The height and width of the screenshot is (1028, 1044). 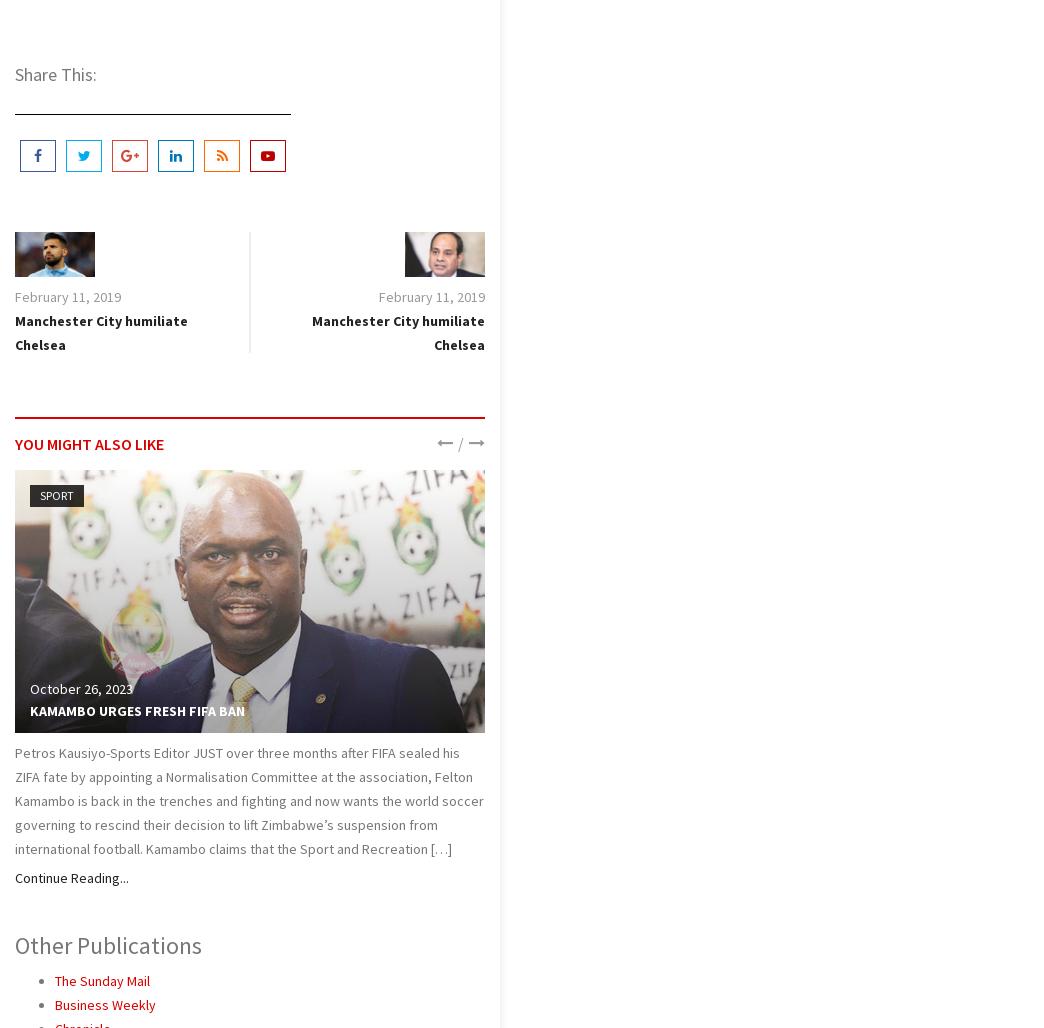 I want to click on '/', so click(x=458, y=442).